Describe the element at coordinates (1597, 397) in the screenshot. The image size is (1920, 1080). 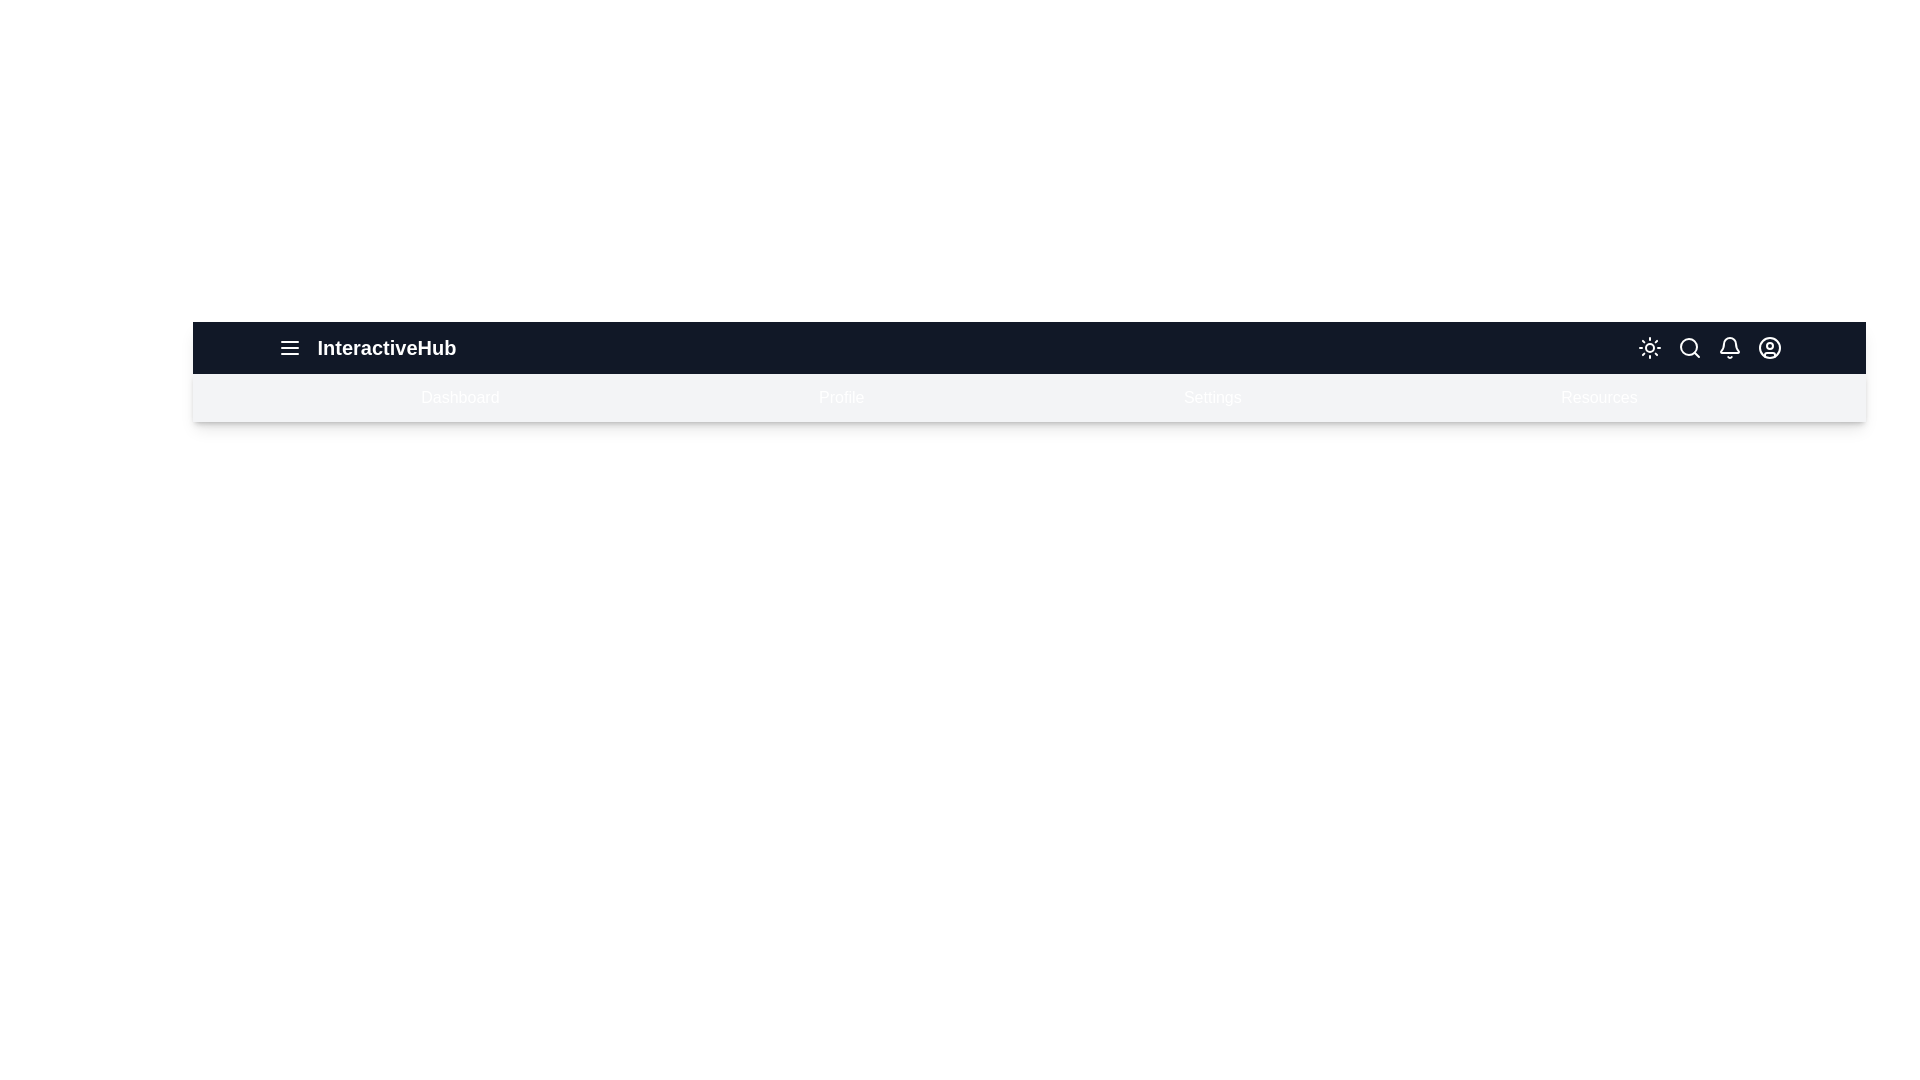
I see `the Resources navigation link` at that location.